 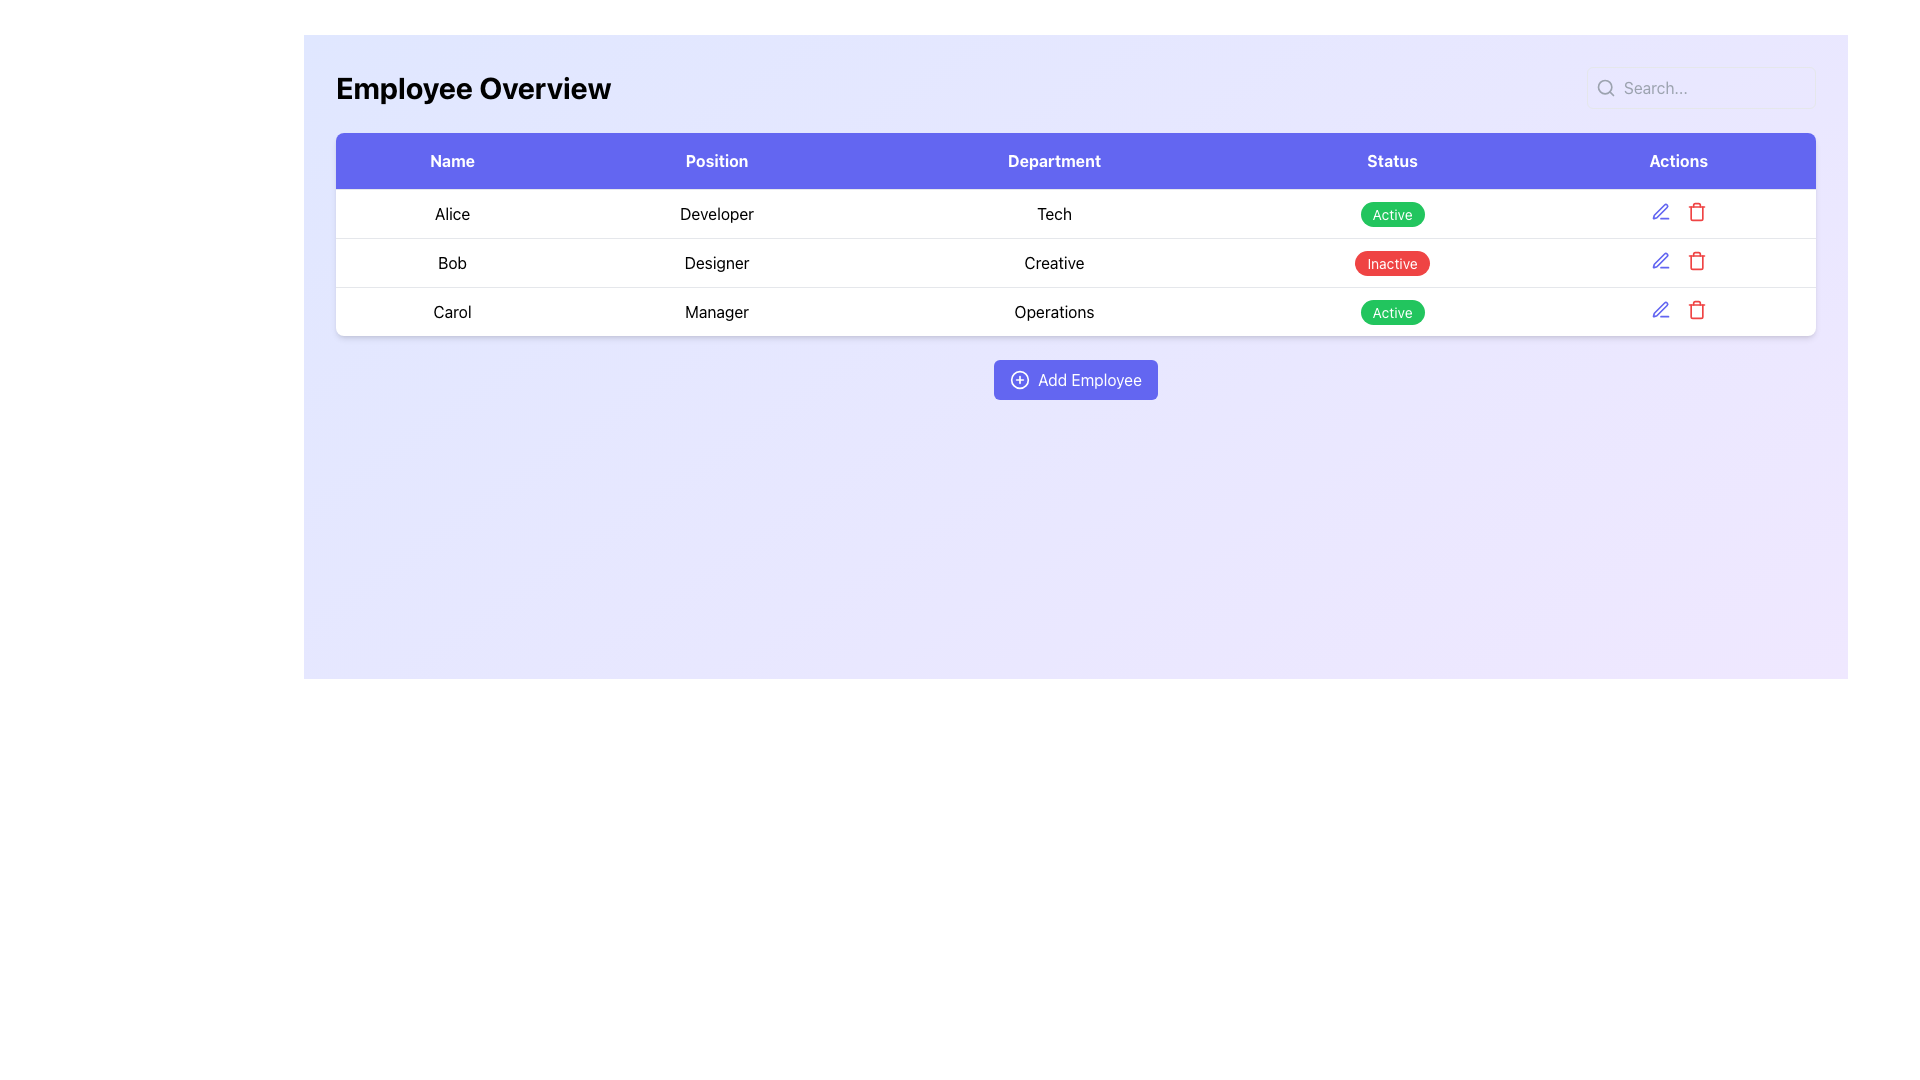 I want to click on the 'Name' table header with a pale purple background and white bold text for potential sorting, so click(x=451, y=160).